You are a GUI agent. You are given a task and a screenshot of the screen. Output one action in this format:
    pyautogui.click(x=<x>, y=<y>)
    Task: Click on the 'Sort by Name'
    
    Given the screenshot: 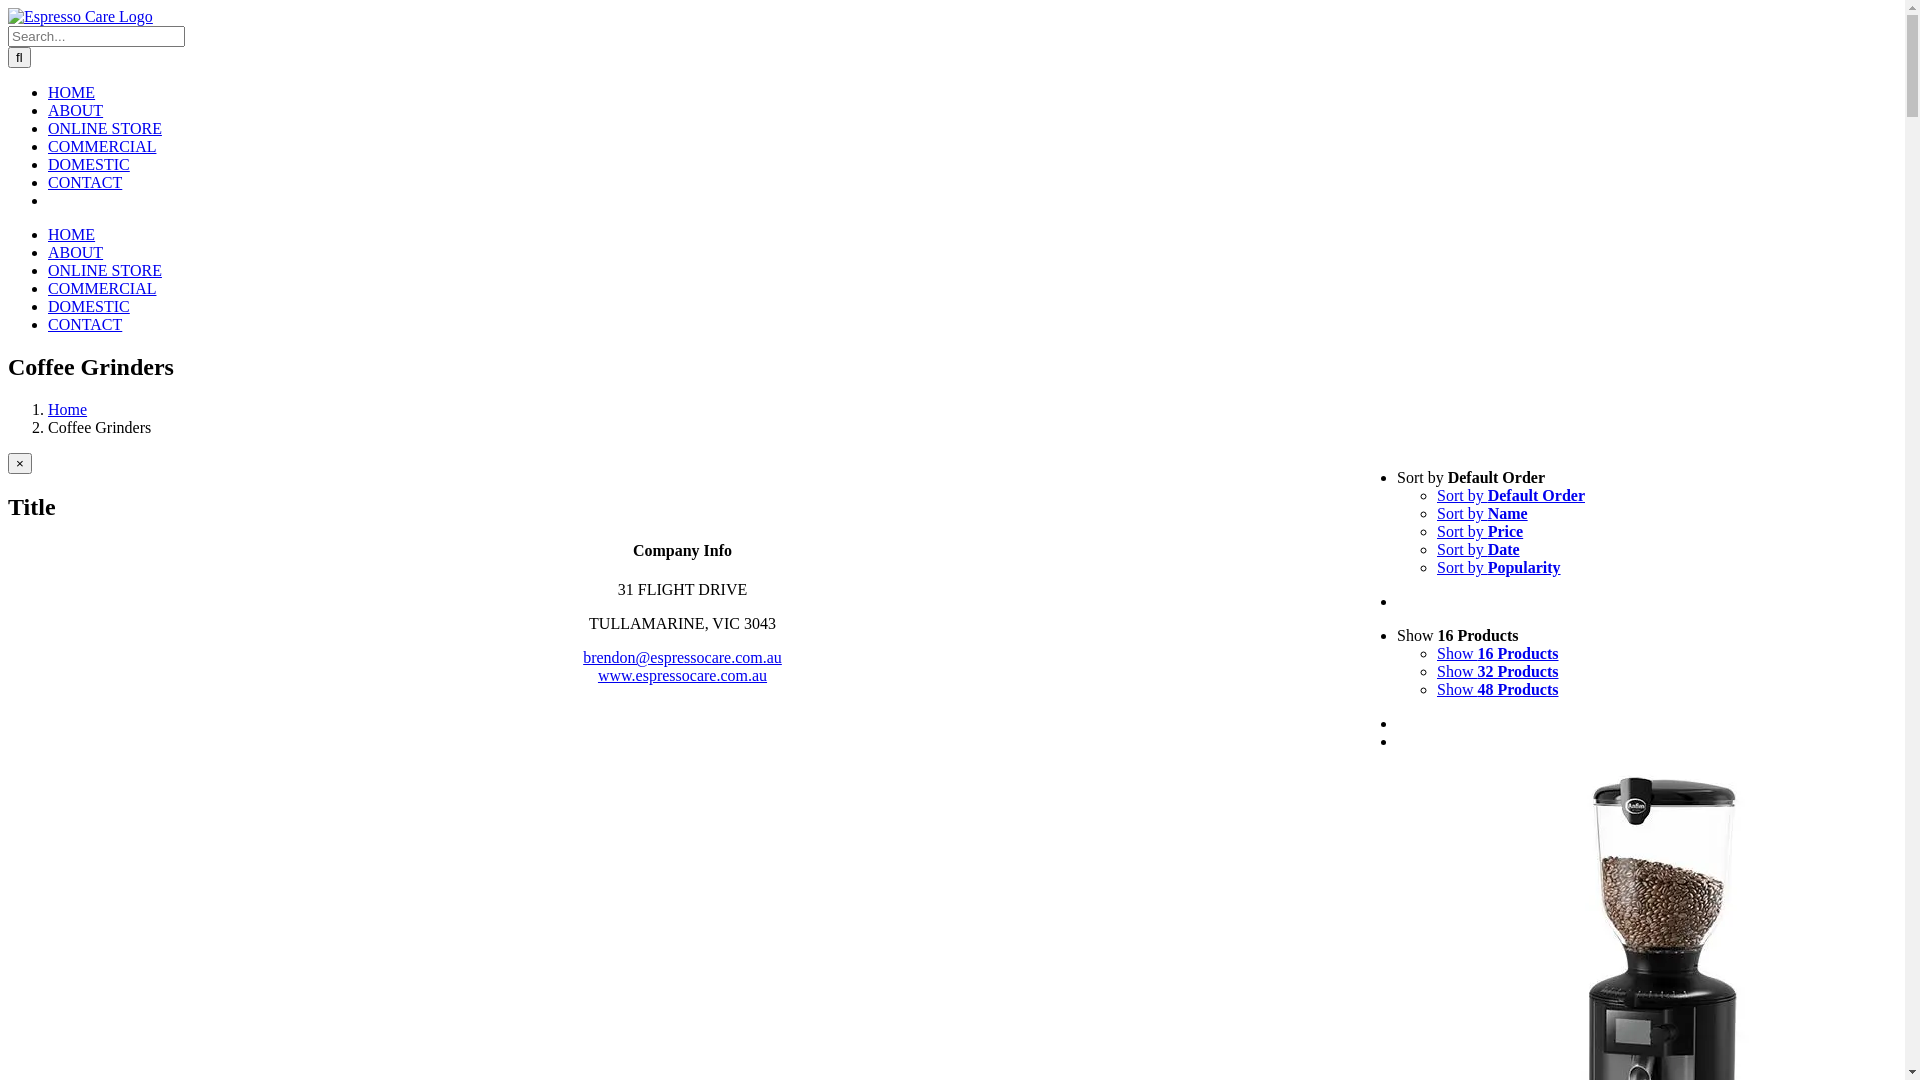 What is the action you would take?
    pyautogui.click(x=1435, y=512)
    